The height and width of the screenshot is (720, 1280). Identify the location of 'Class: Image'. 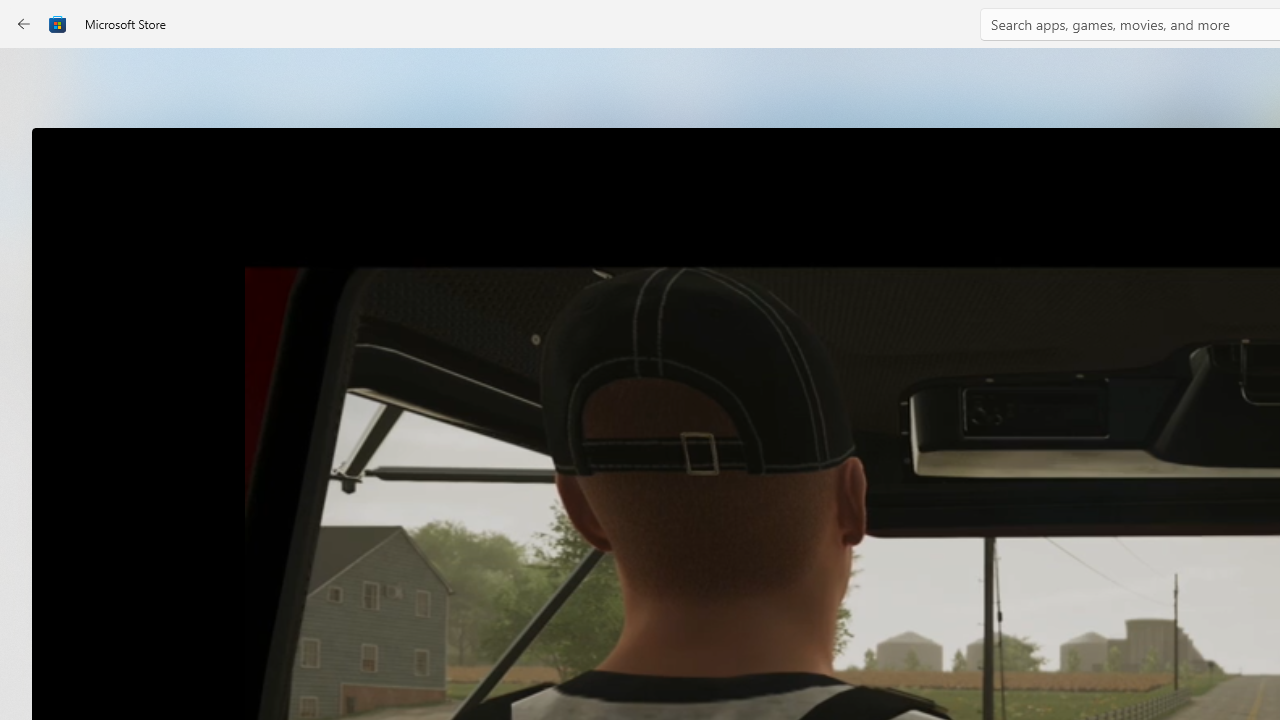
(58, 24).